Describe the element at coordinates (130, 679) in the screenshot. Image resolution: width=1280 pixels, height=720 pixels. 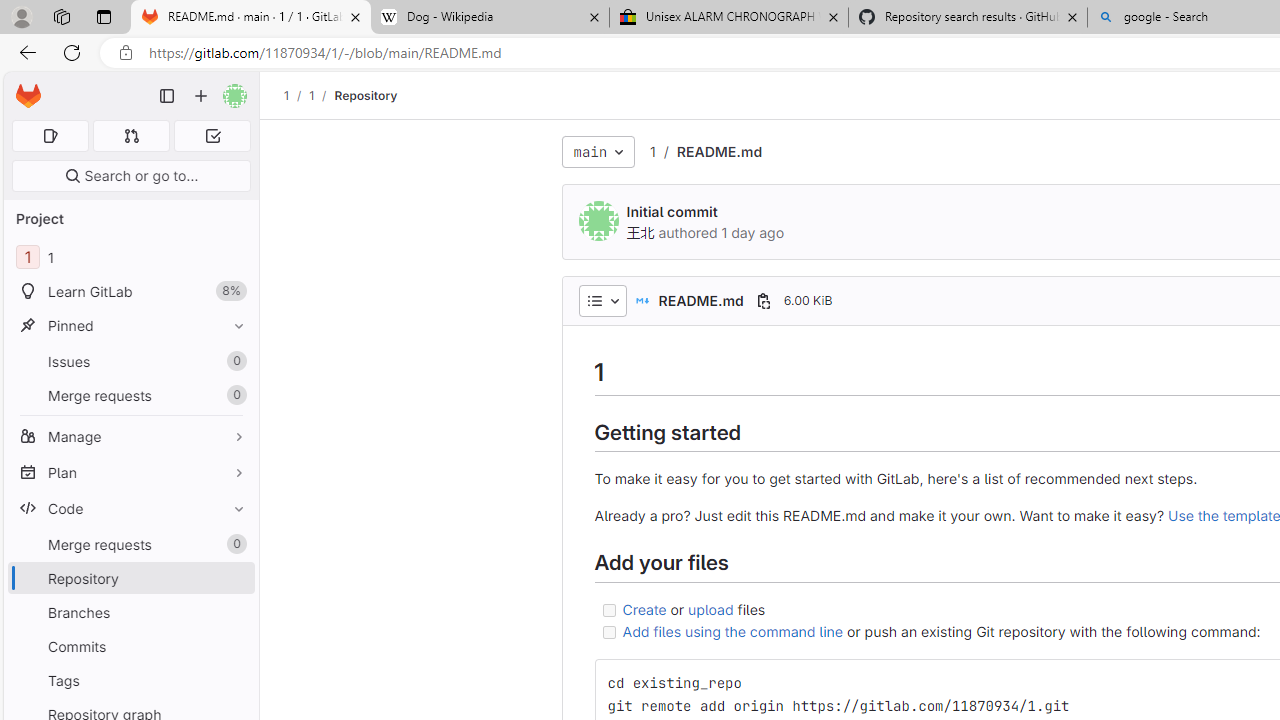
I see `'Tags'` at that location.